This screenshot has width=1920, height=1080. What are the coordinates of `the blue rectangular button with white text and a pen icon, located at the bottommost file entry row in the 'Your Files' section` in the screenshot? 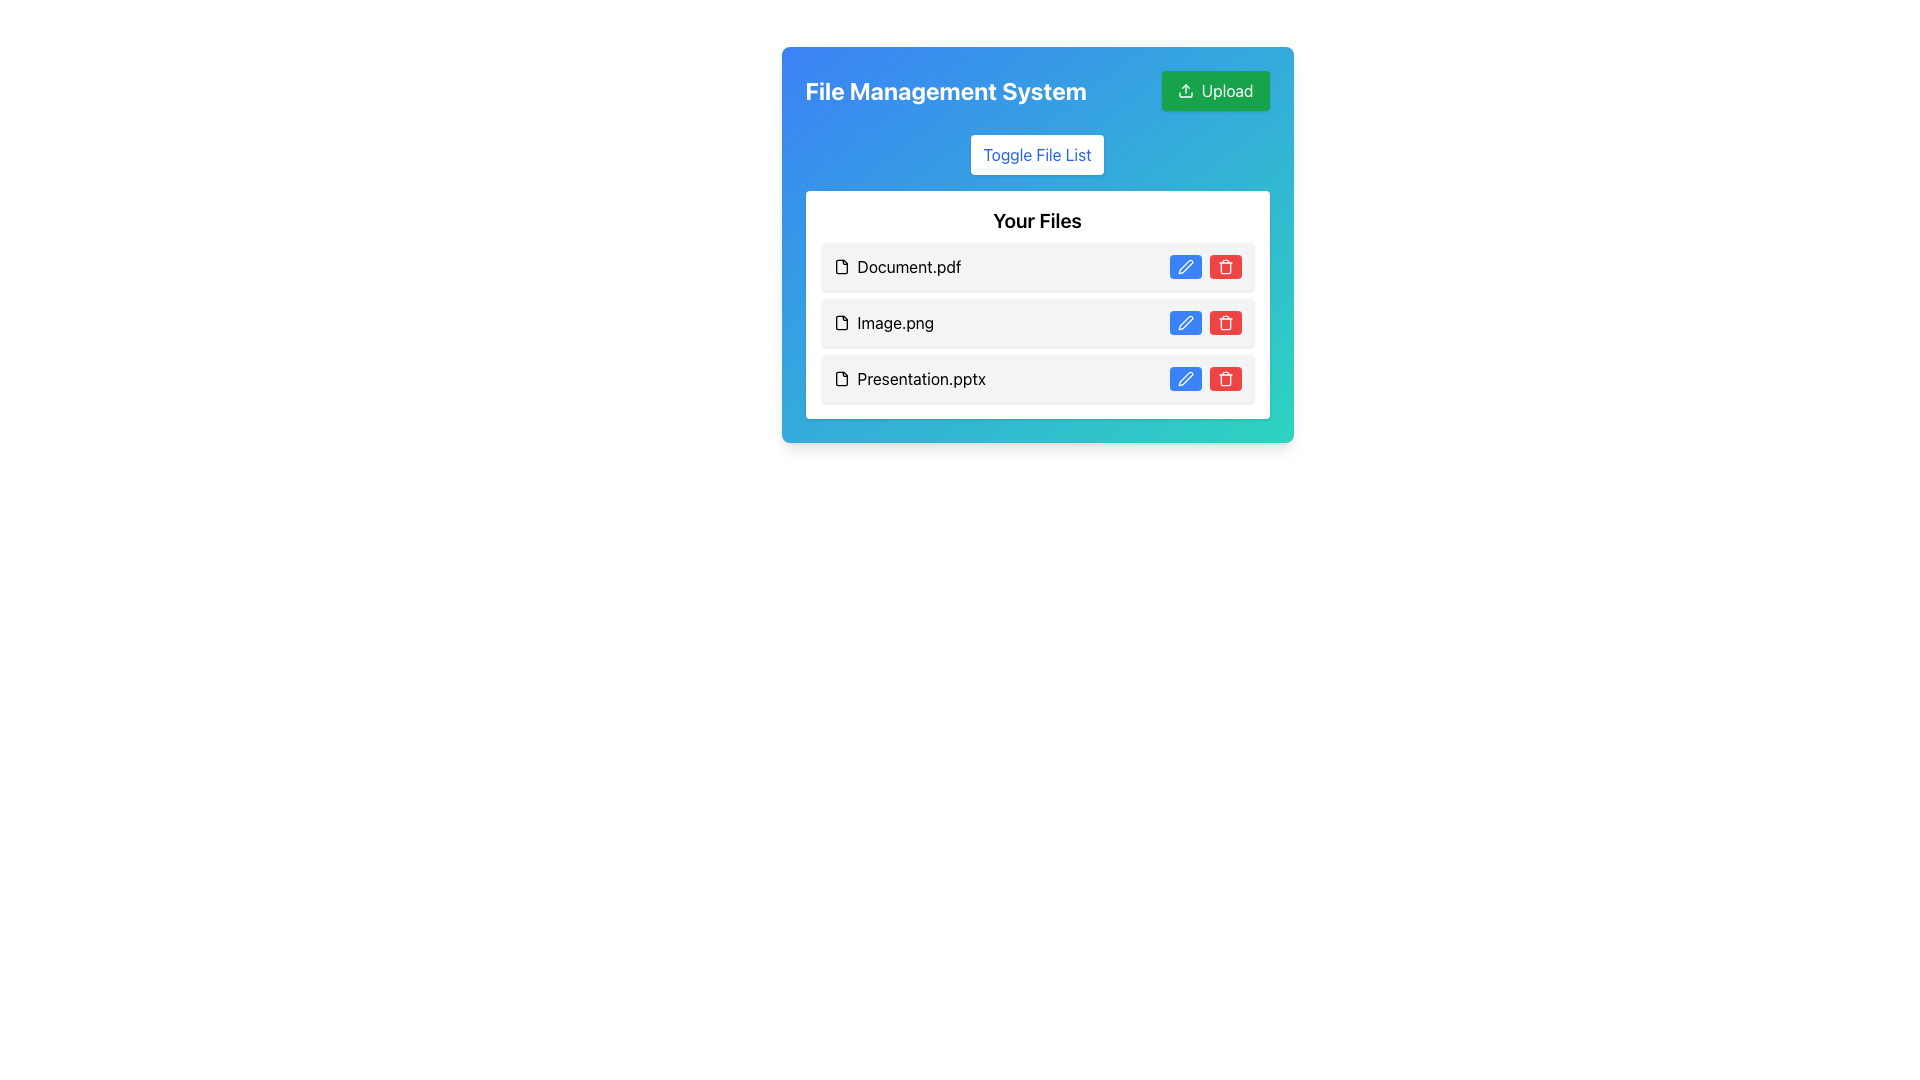 It's located at (1185, 378).